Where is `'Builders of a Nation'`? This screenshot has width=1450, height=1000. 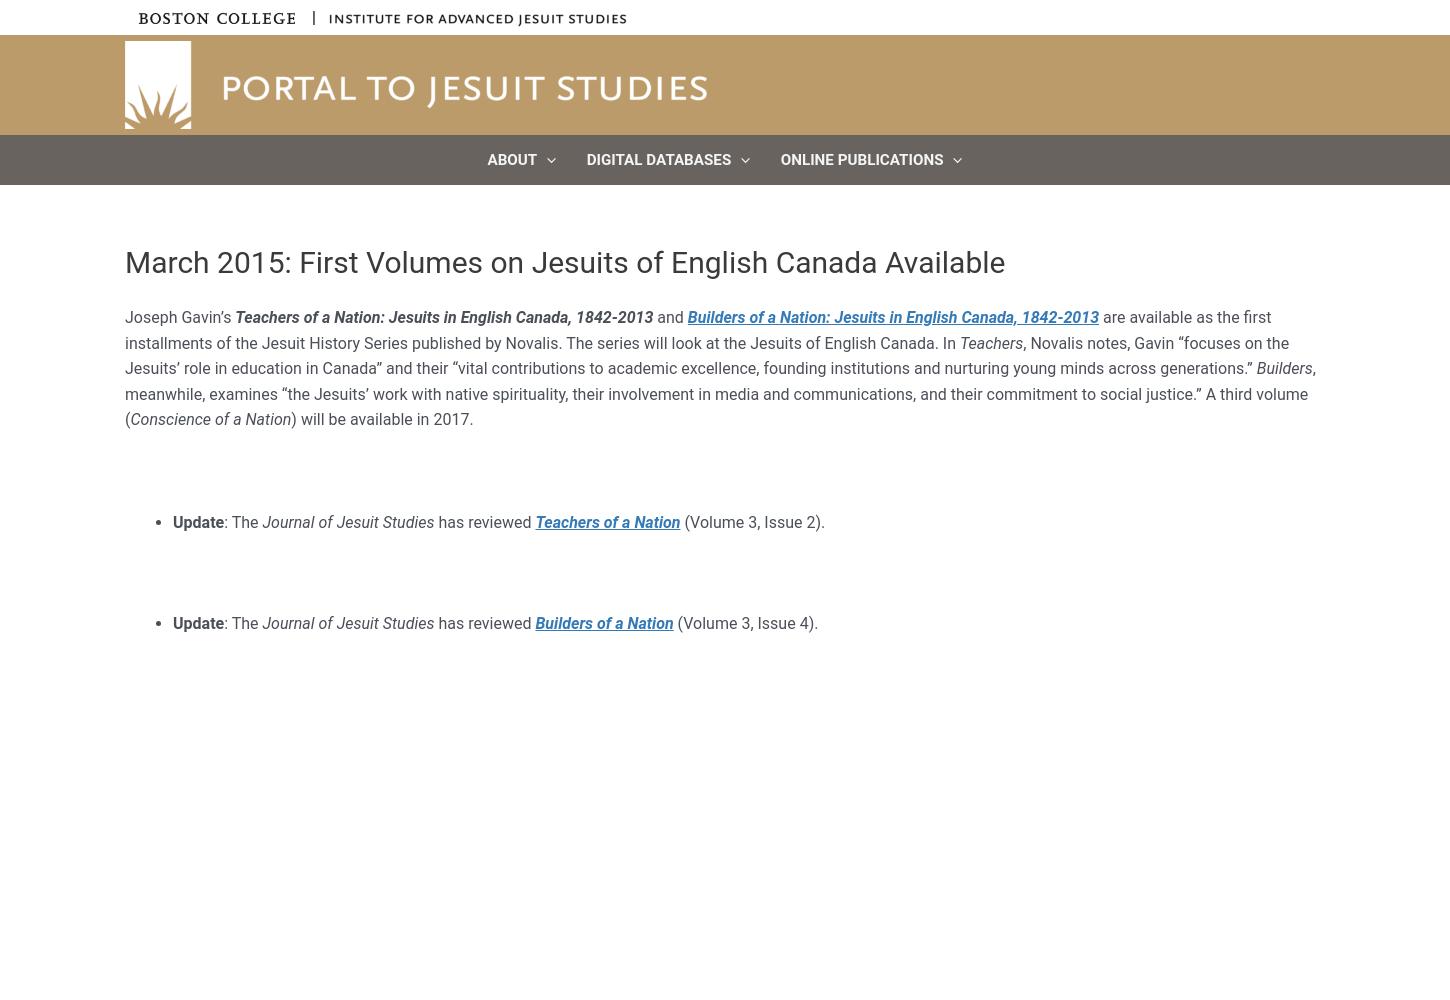 'Builders of a Nation' is located at coordinates (535, 621).